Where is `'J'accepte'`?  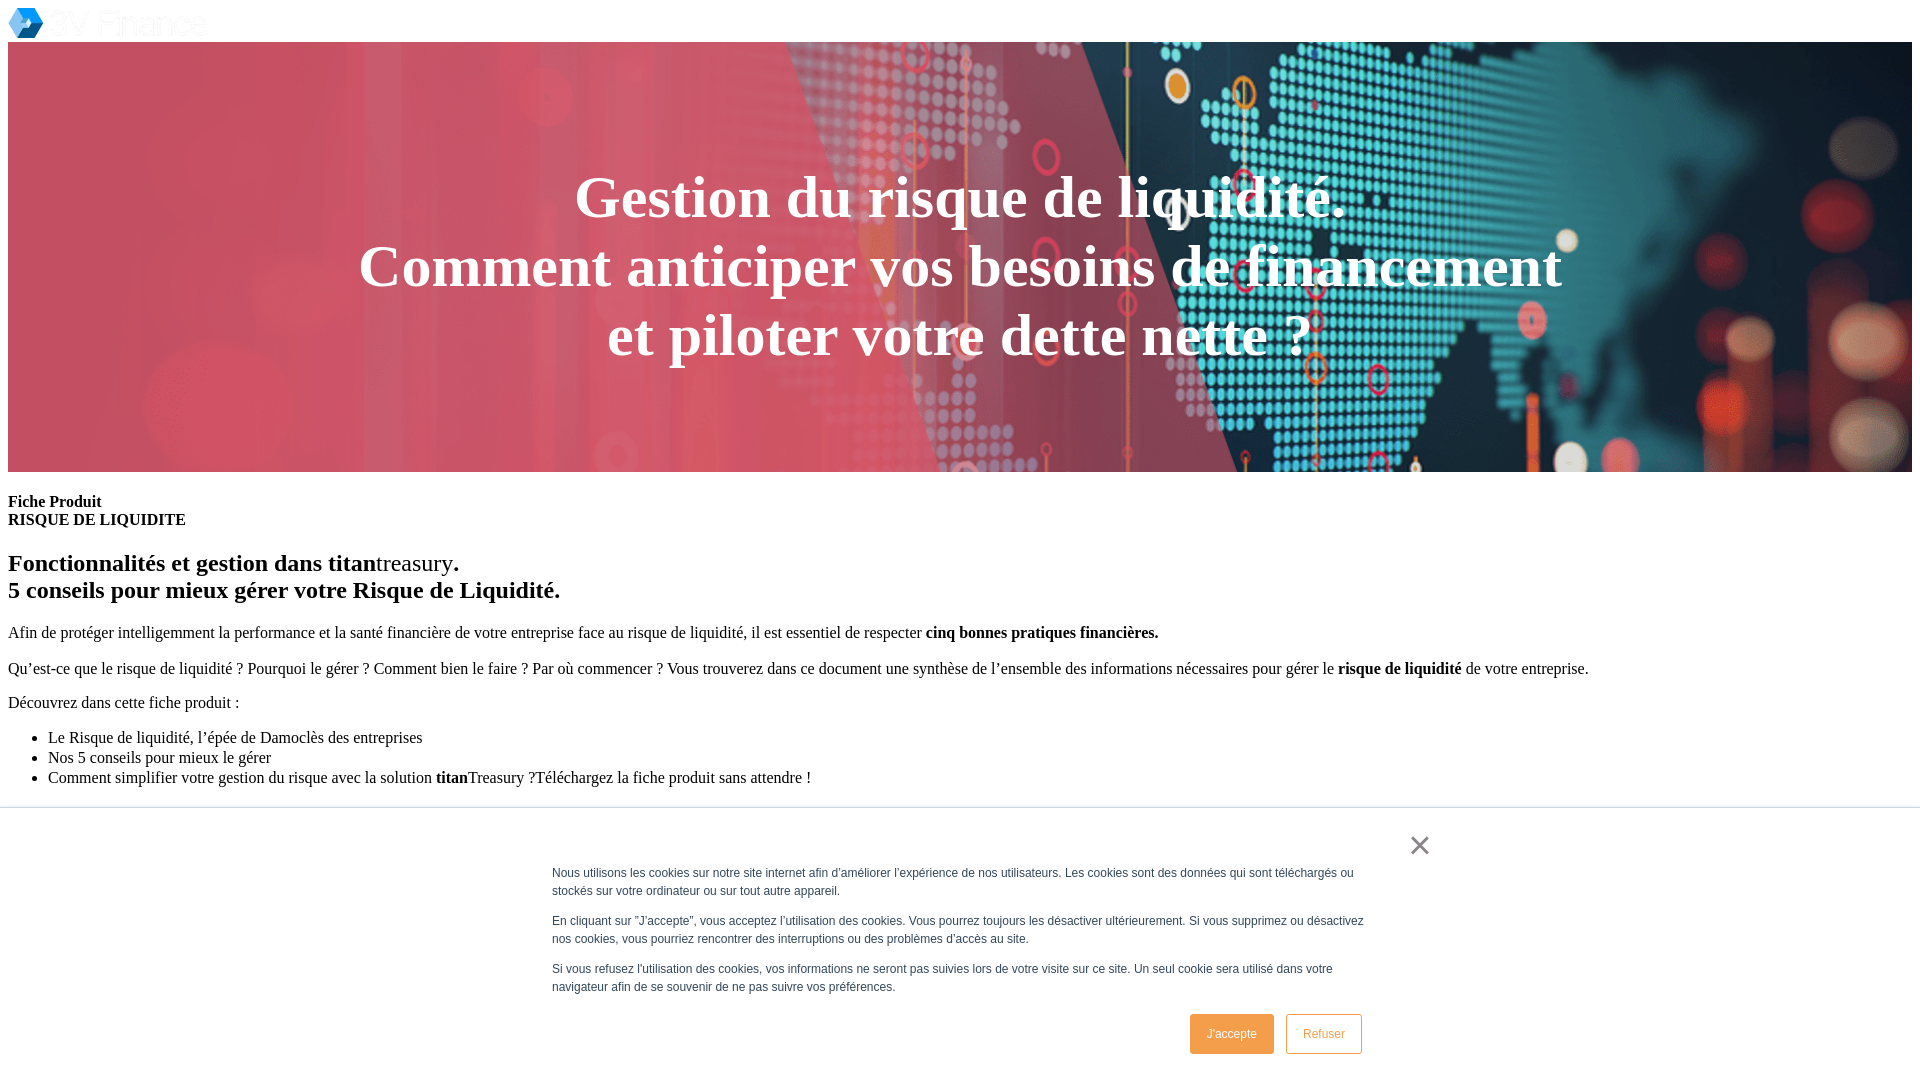
'J'accepte' is located at coordinates (1231, 1033).